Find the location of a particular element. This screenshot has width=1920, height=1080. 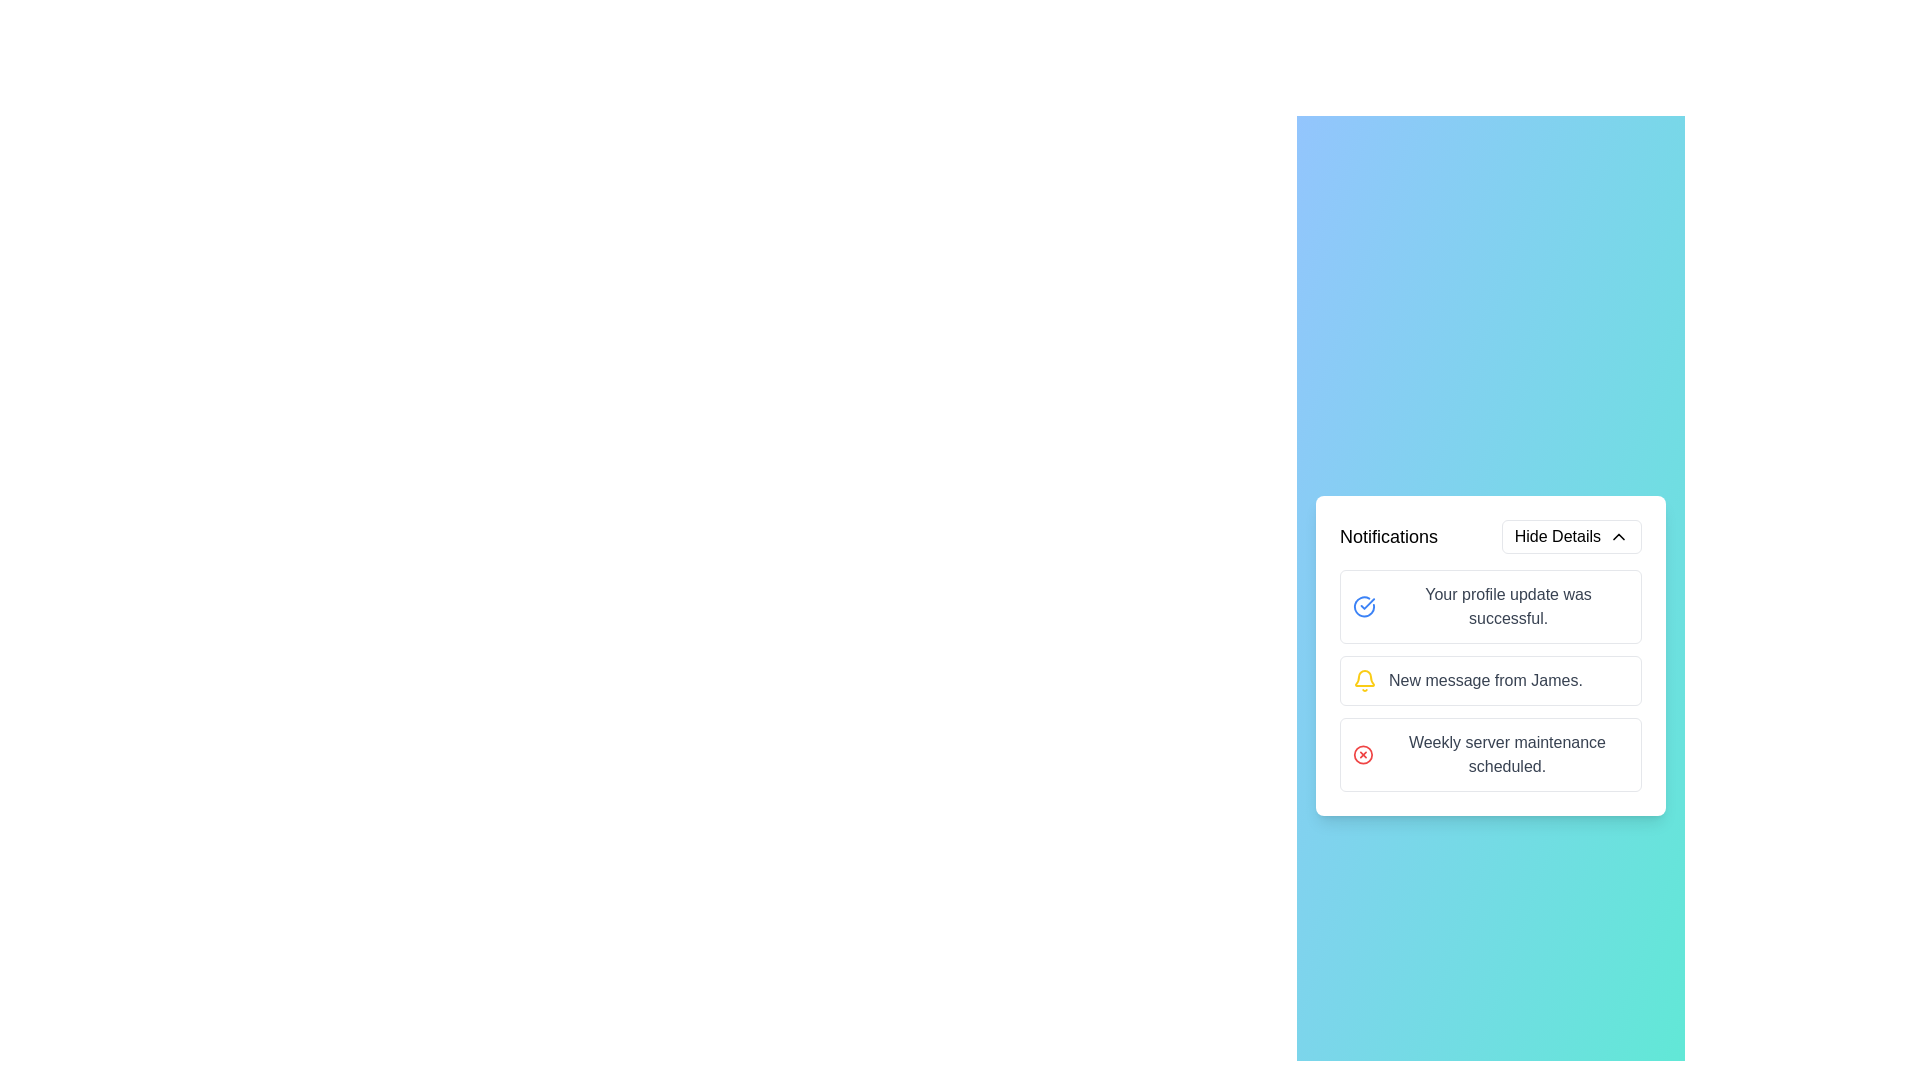

the 'Hide Details' button, which is located at the top-right corner of a notification card and features a black text label on a white background with an upward arrow icon to indicate its toggle functionality is located at coordinates (1570, 535).